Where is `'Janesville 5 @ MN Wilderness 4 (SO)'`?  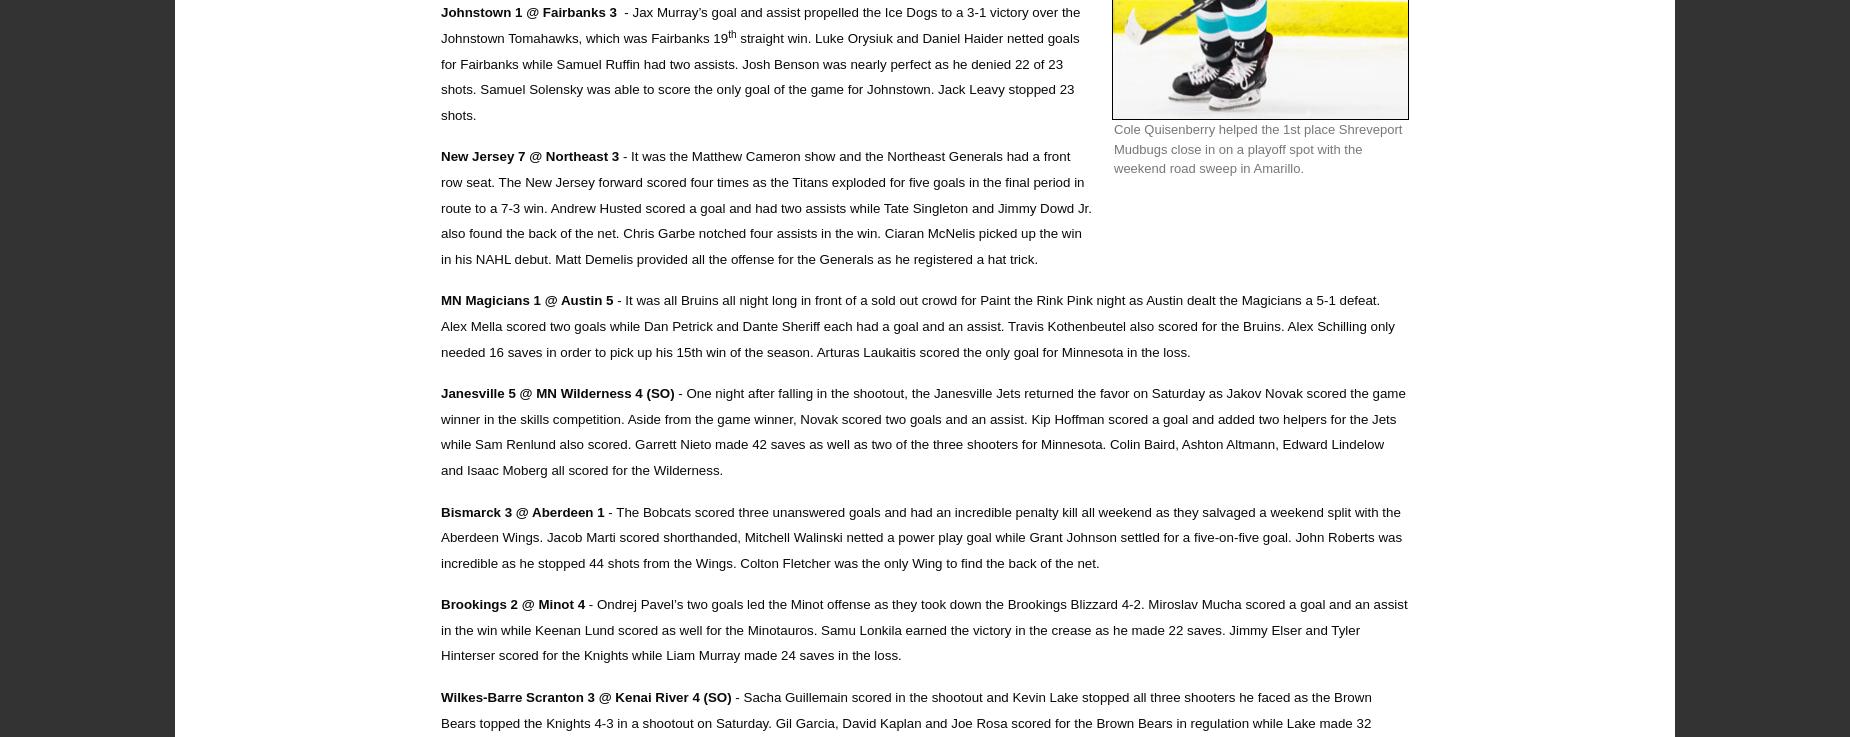
'Janesville 5 @ MN Wilderness 4 (SO)' is located at coordinates (559, 393).